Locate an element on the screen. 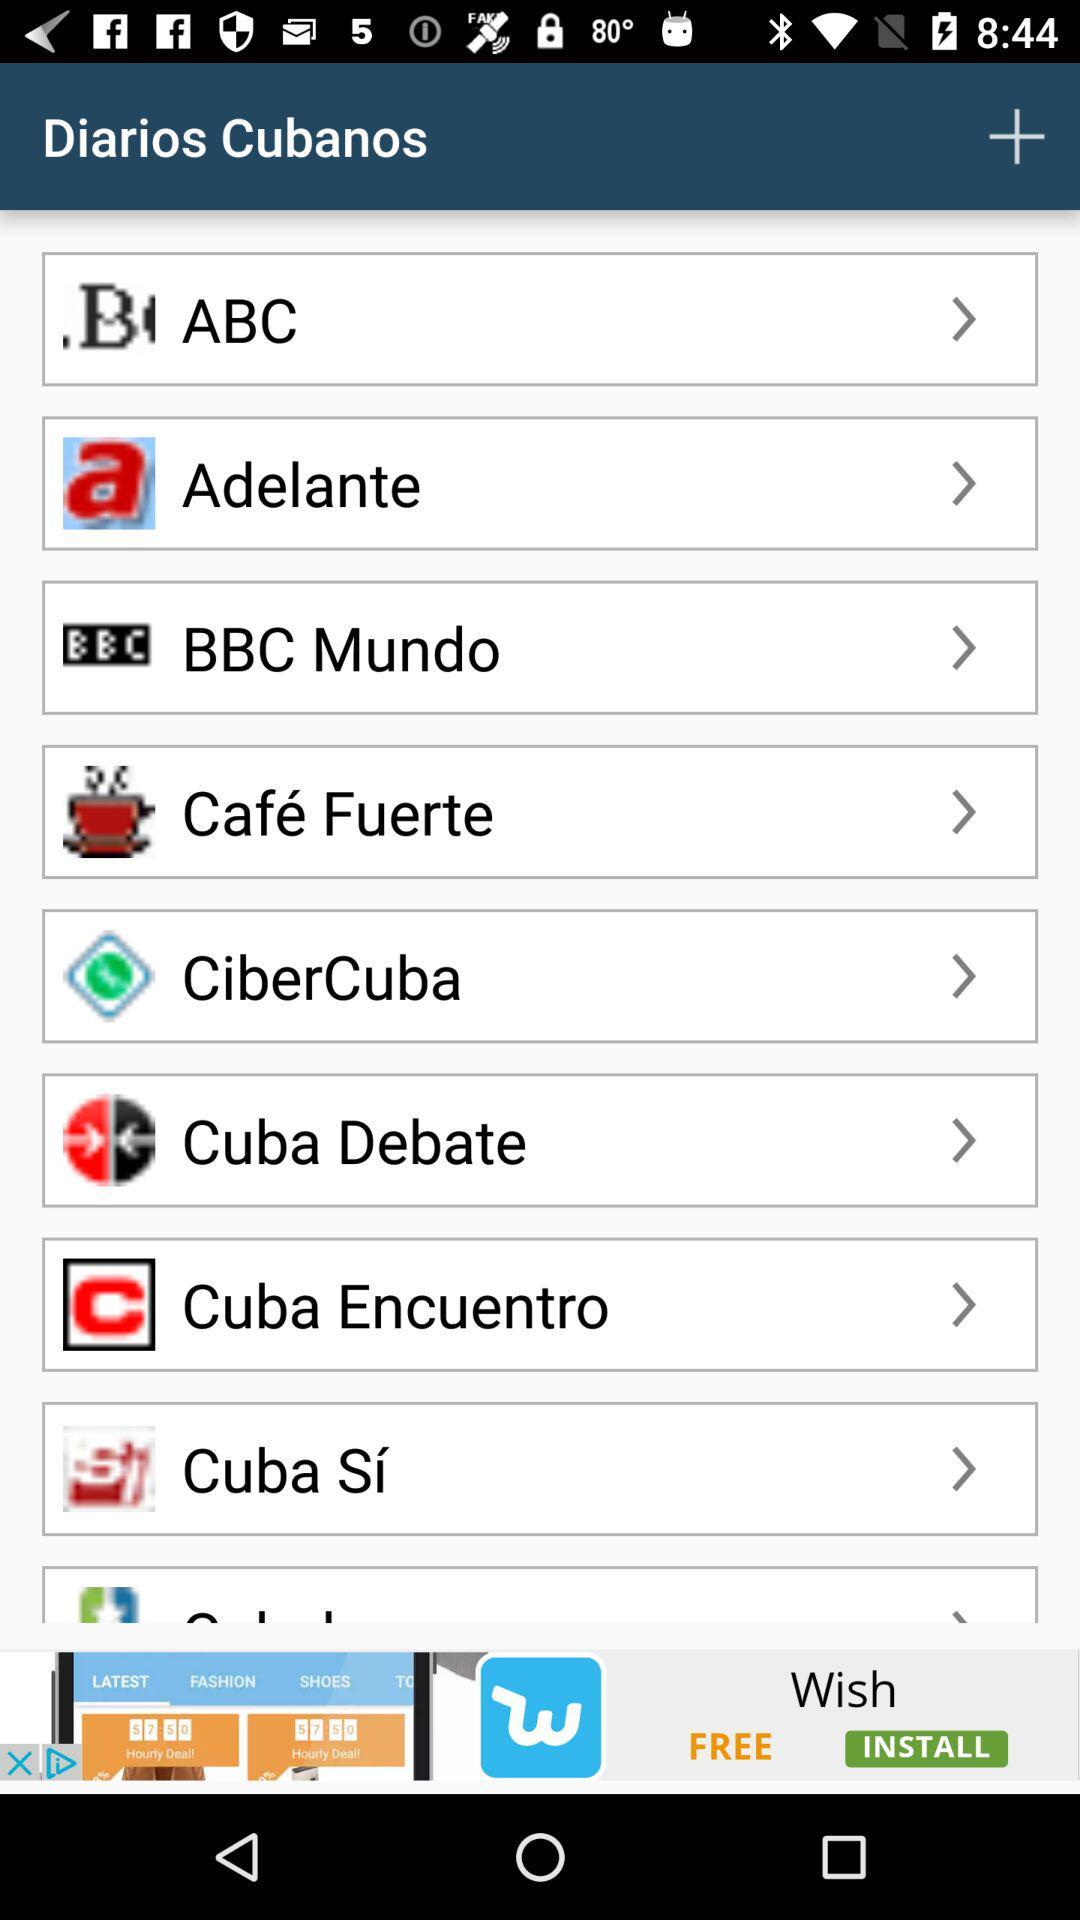 The image size is (1080, 1920). the adelante icon is located at coordinates (108, 483).